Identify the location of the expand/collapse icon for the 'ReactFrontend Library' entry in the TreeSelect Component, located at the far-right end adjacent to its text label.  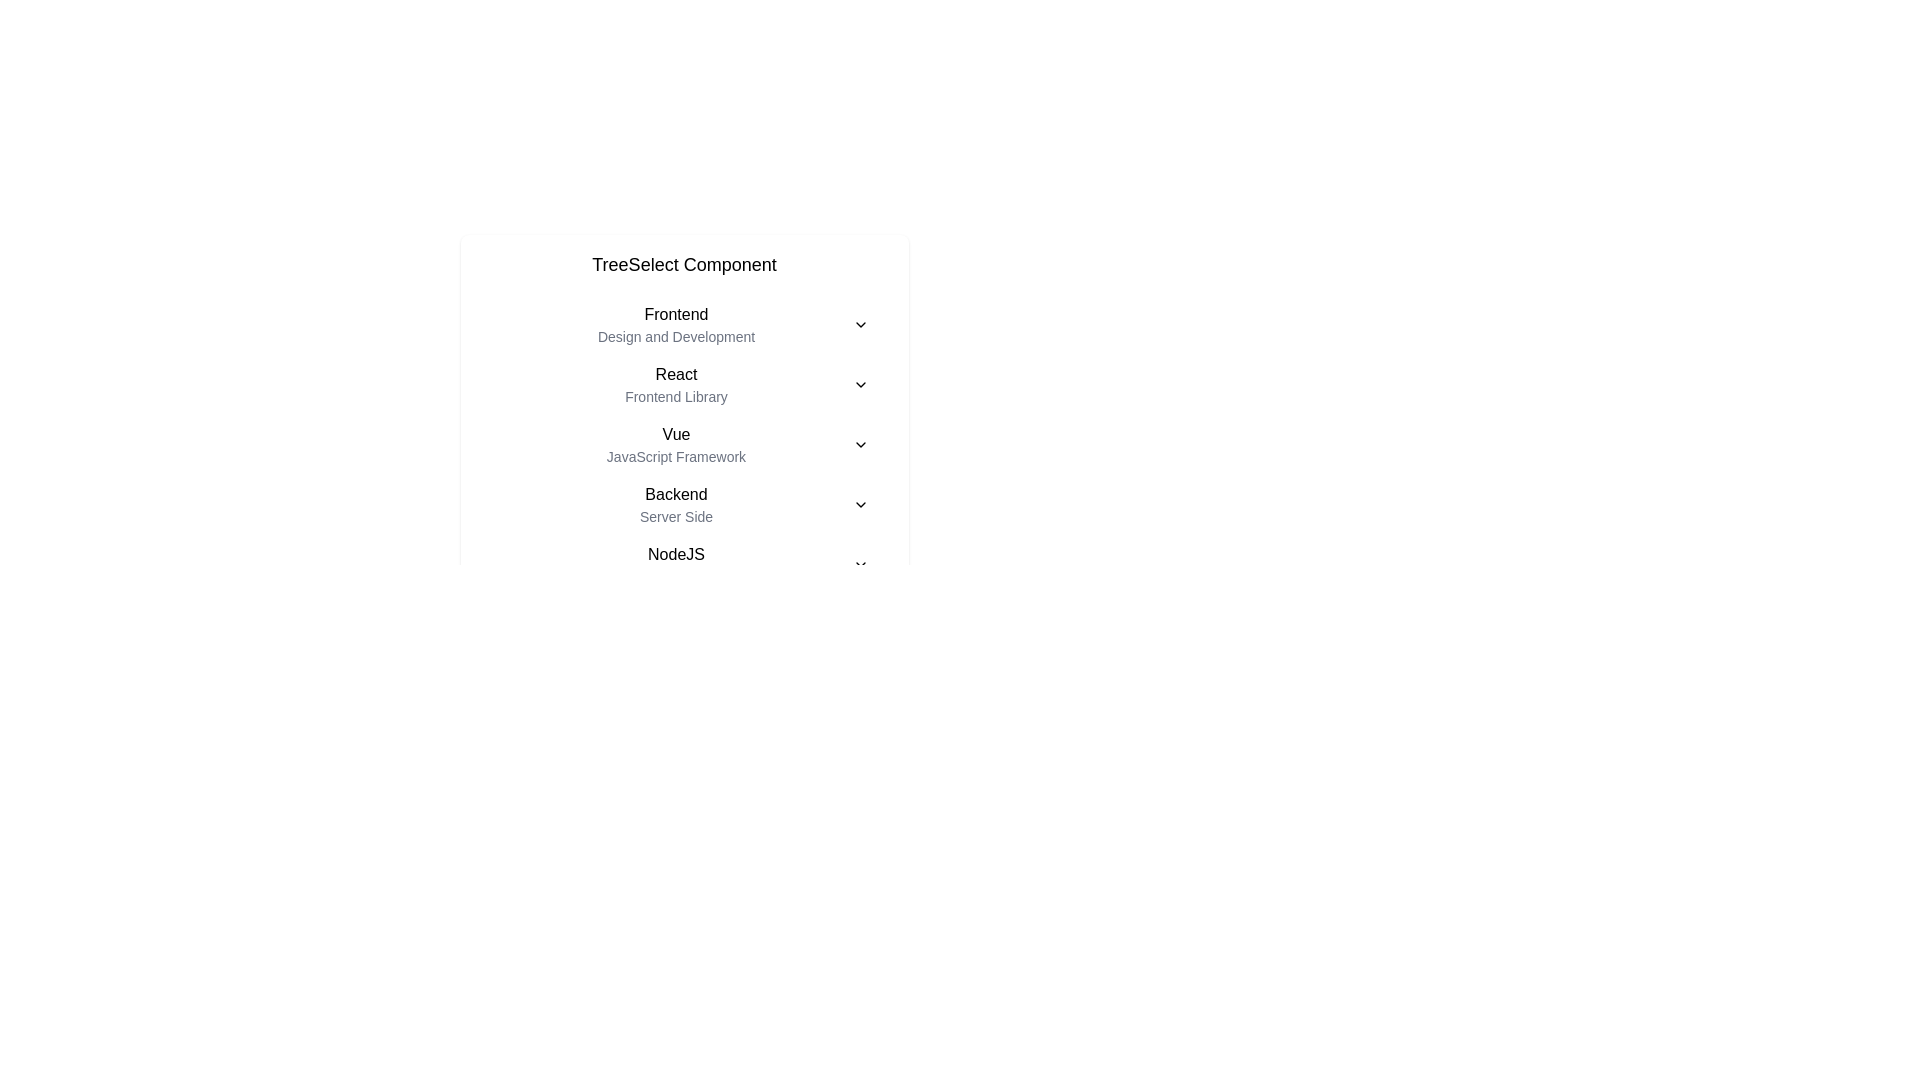
(860, 385).